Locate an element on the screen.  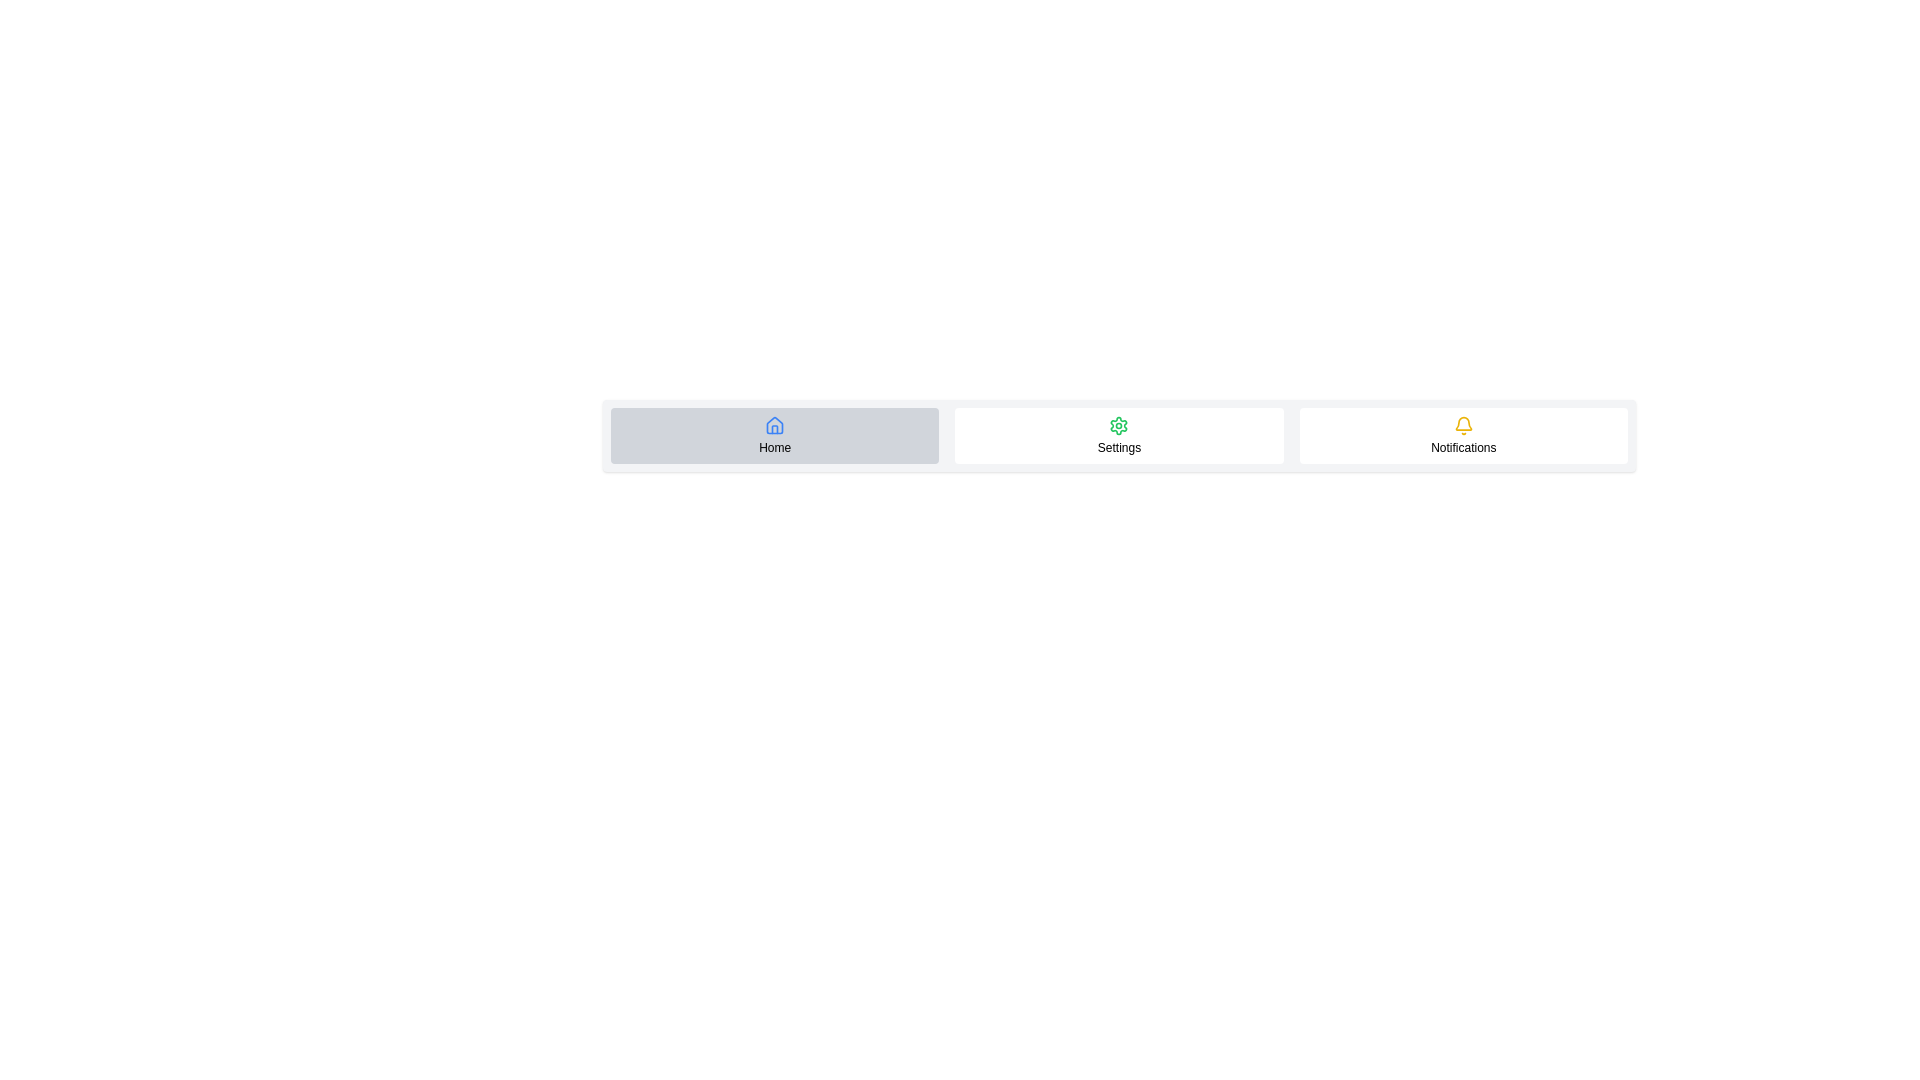
the 'Settings' icon located in the navigation bar, which is the second item from the left is located at coordinates (1118, 424).